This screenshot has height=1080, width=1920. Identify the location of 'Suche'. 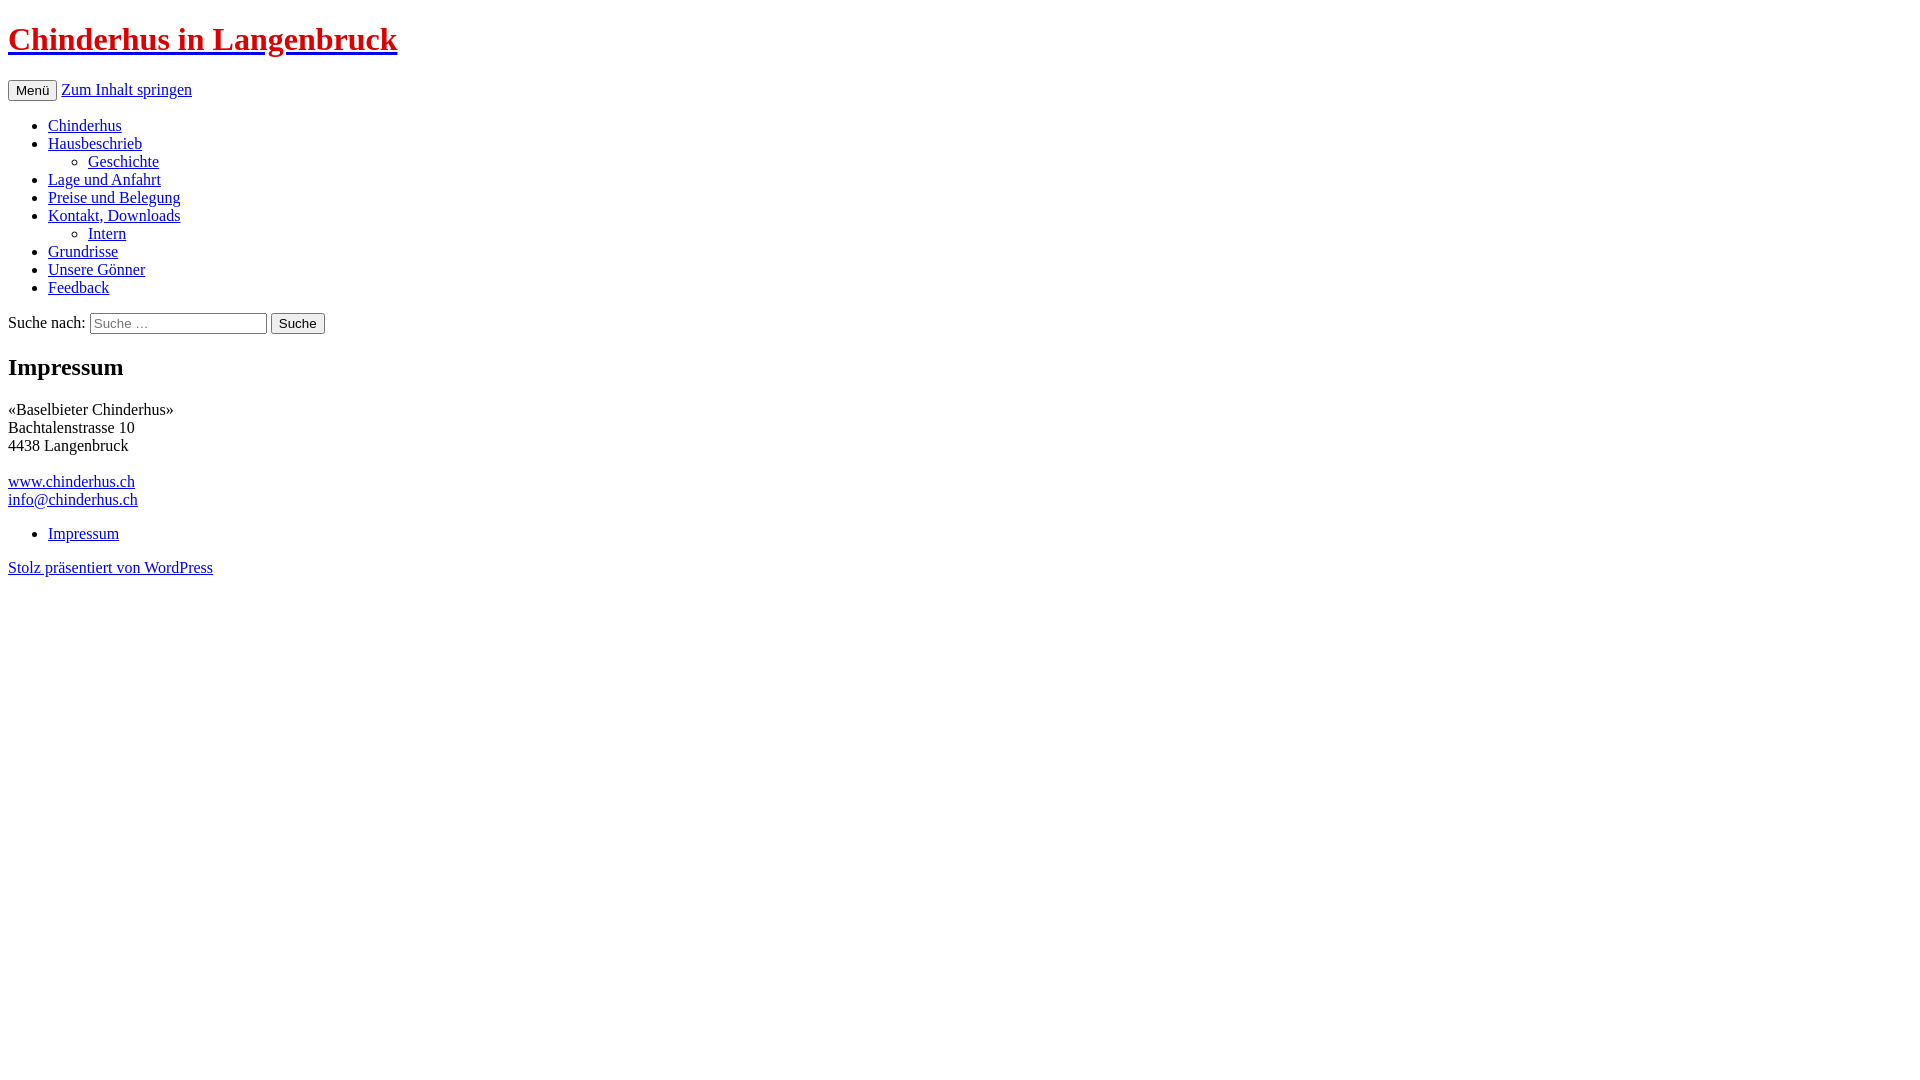
(269, 322).